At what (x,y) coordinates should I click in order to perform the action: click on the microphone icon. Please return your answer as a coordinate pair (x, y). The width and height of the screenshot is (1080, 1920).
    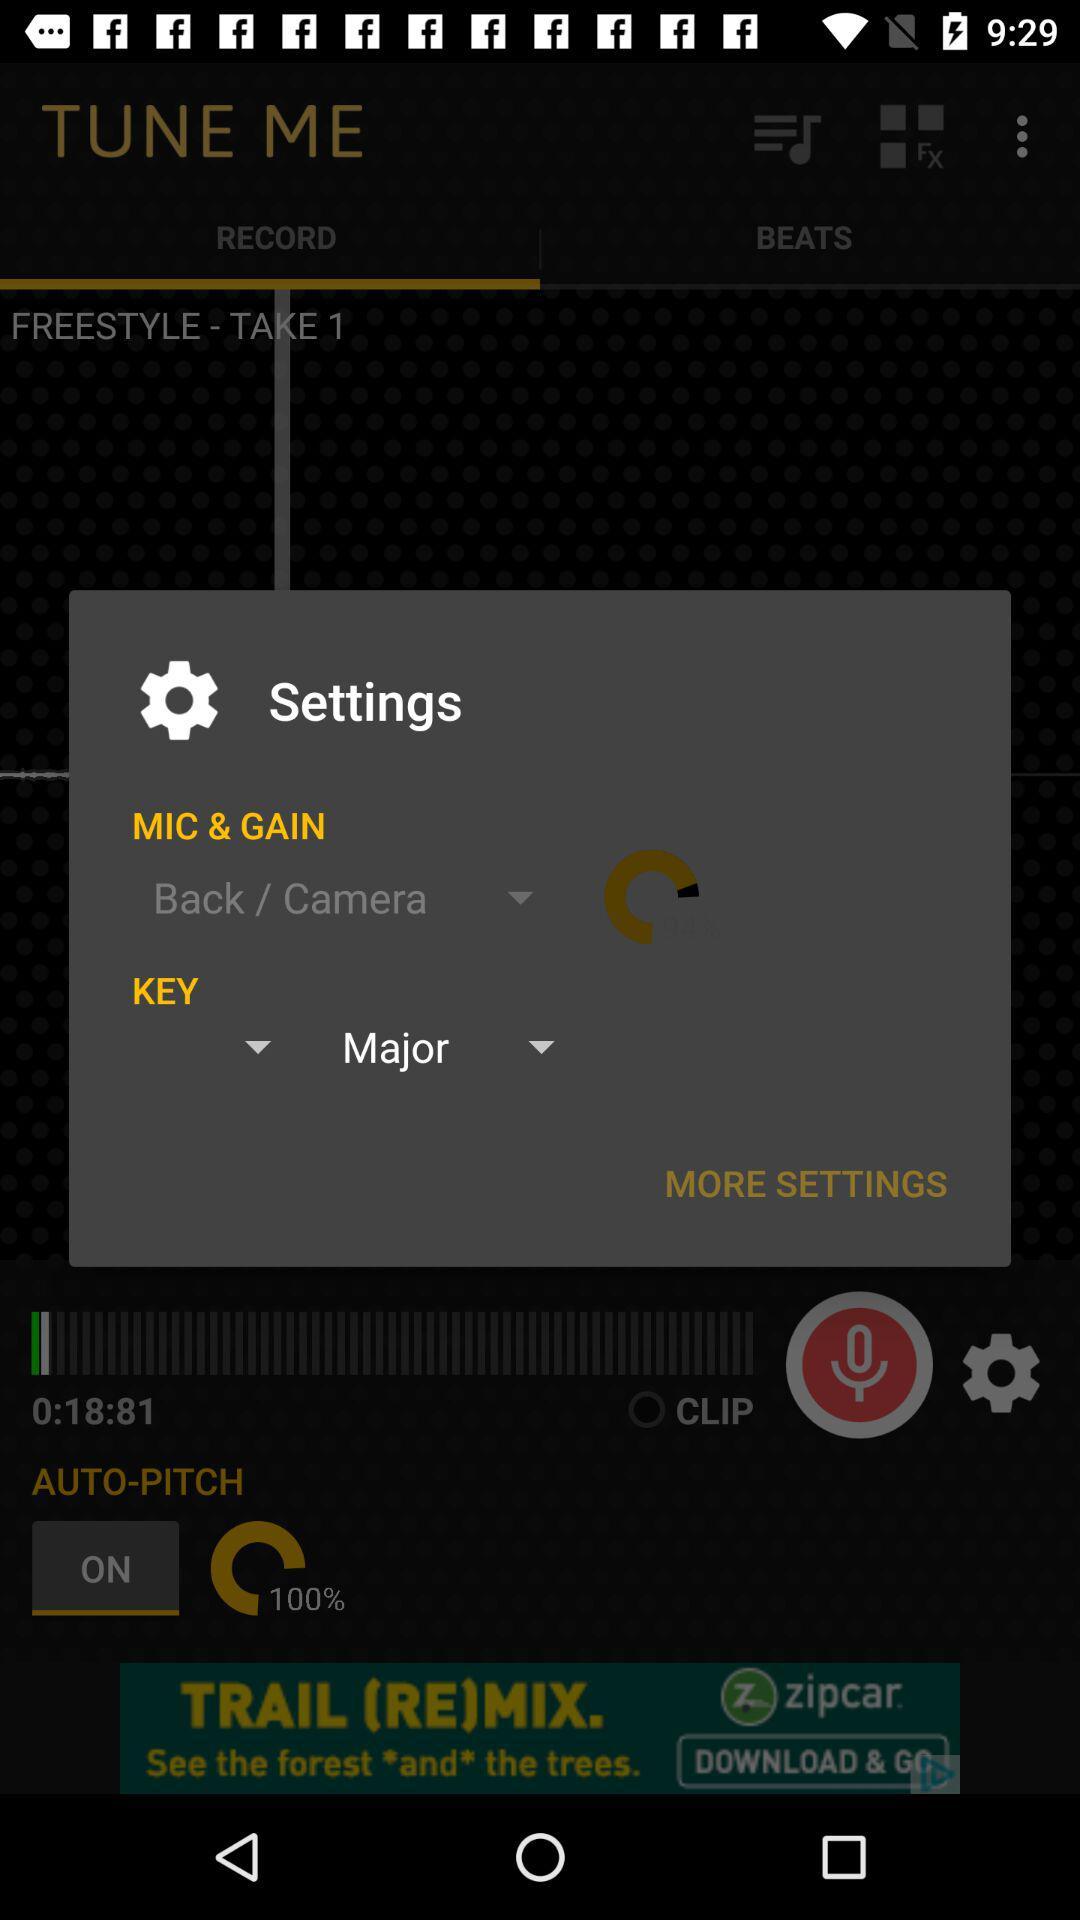
    Looking at the image, I should click on (858, 1363).